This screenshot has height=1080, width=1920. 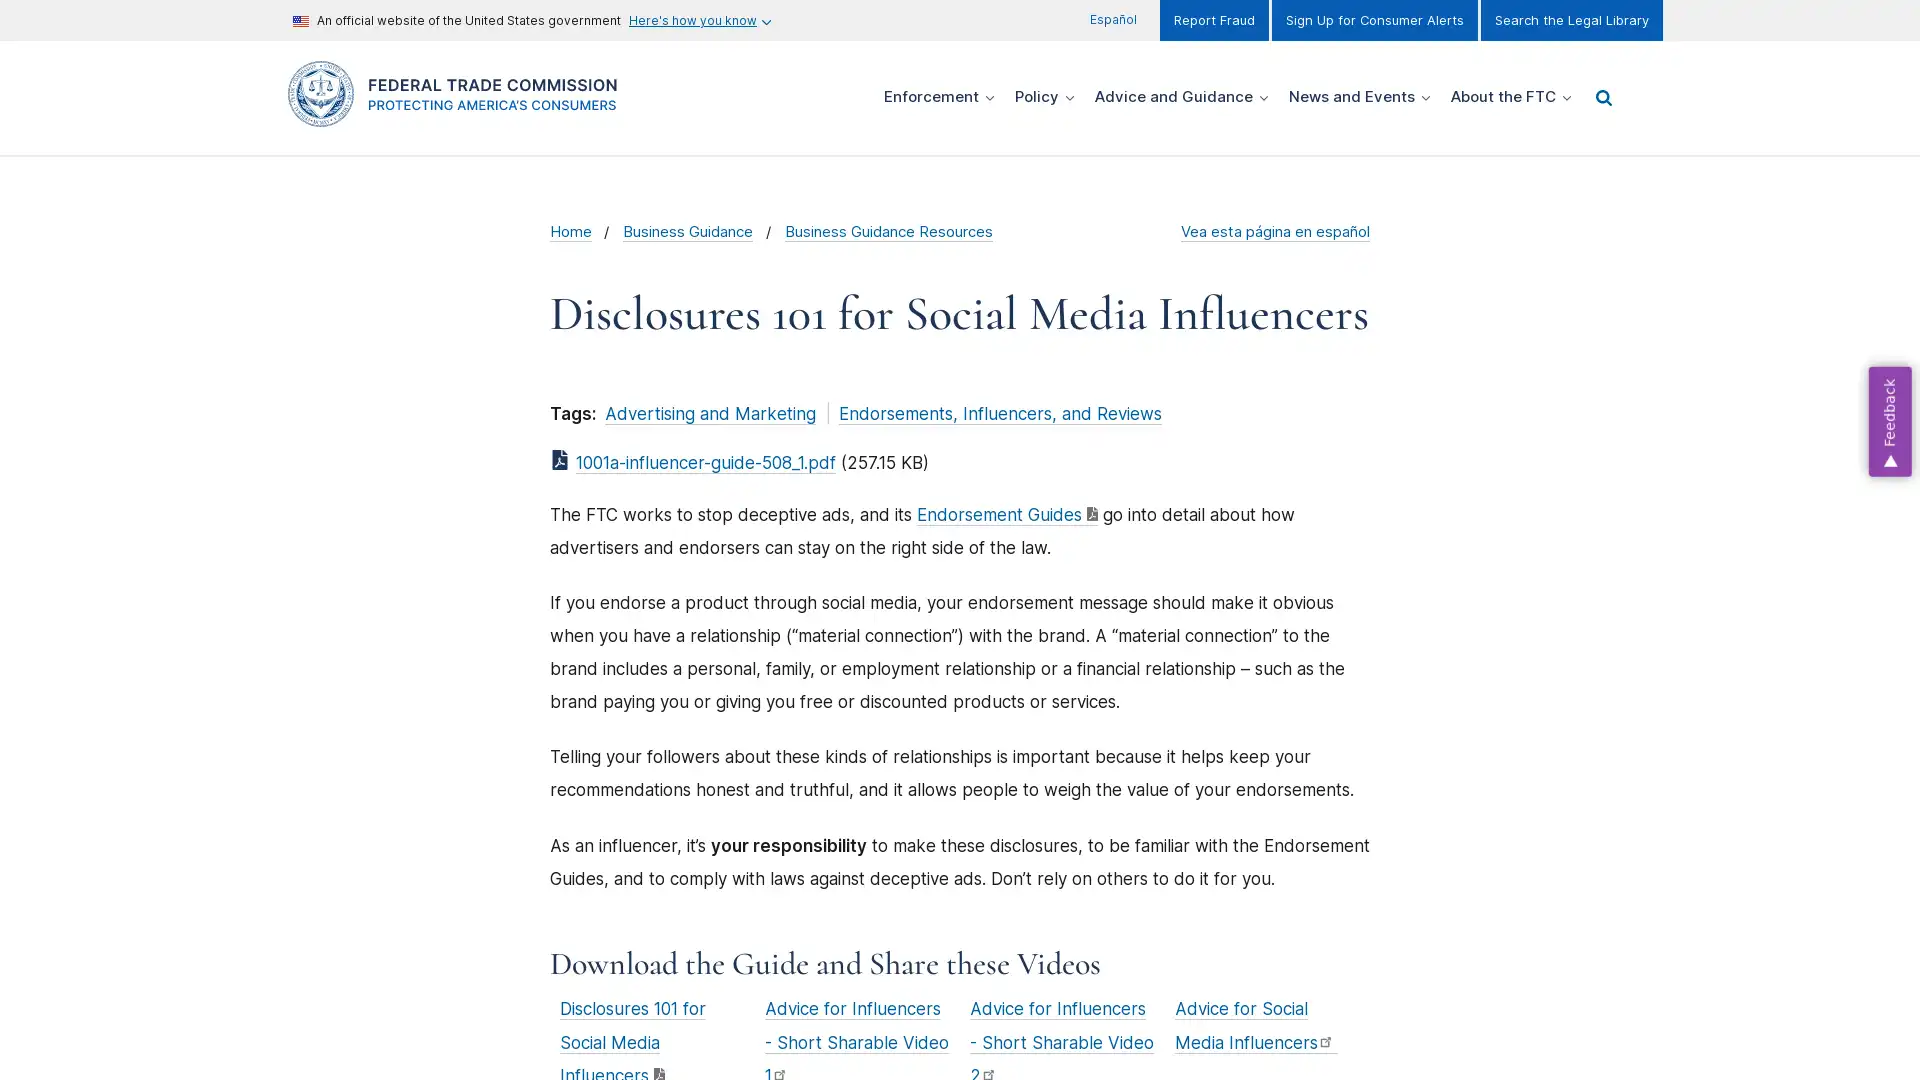 What do you see at coordinates (940, 97) in the screenshot?
I see `Show/hide Enforcement menu items` at bounding box center [940, 97].